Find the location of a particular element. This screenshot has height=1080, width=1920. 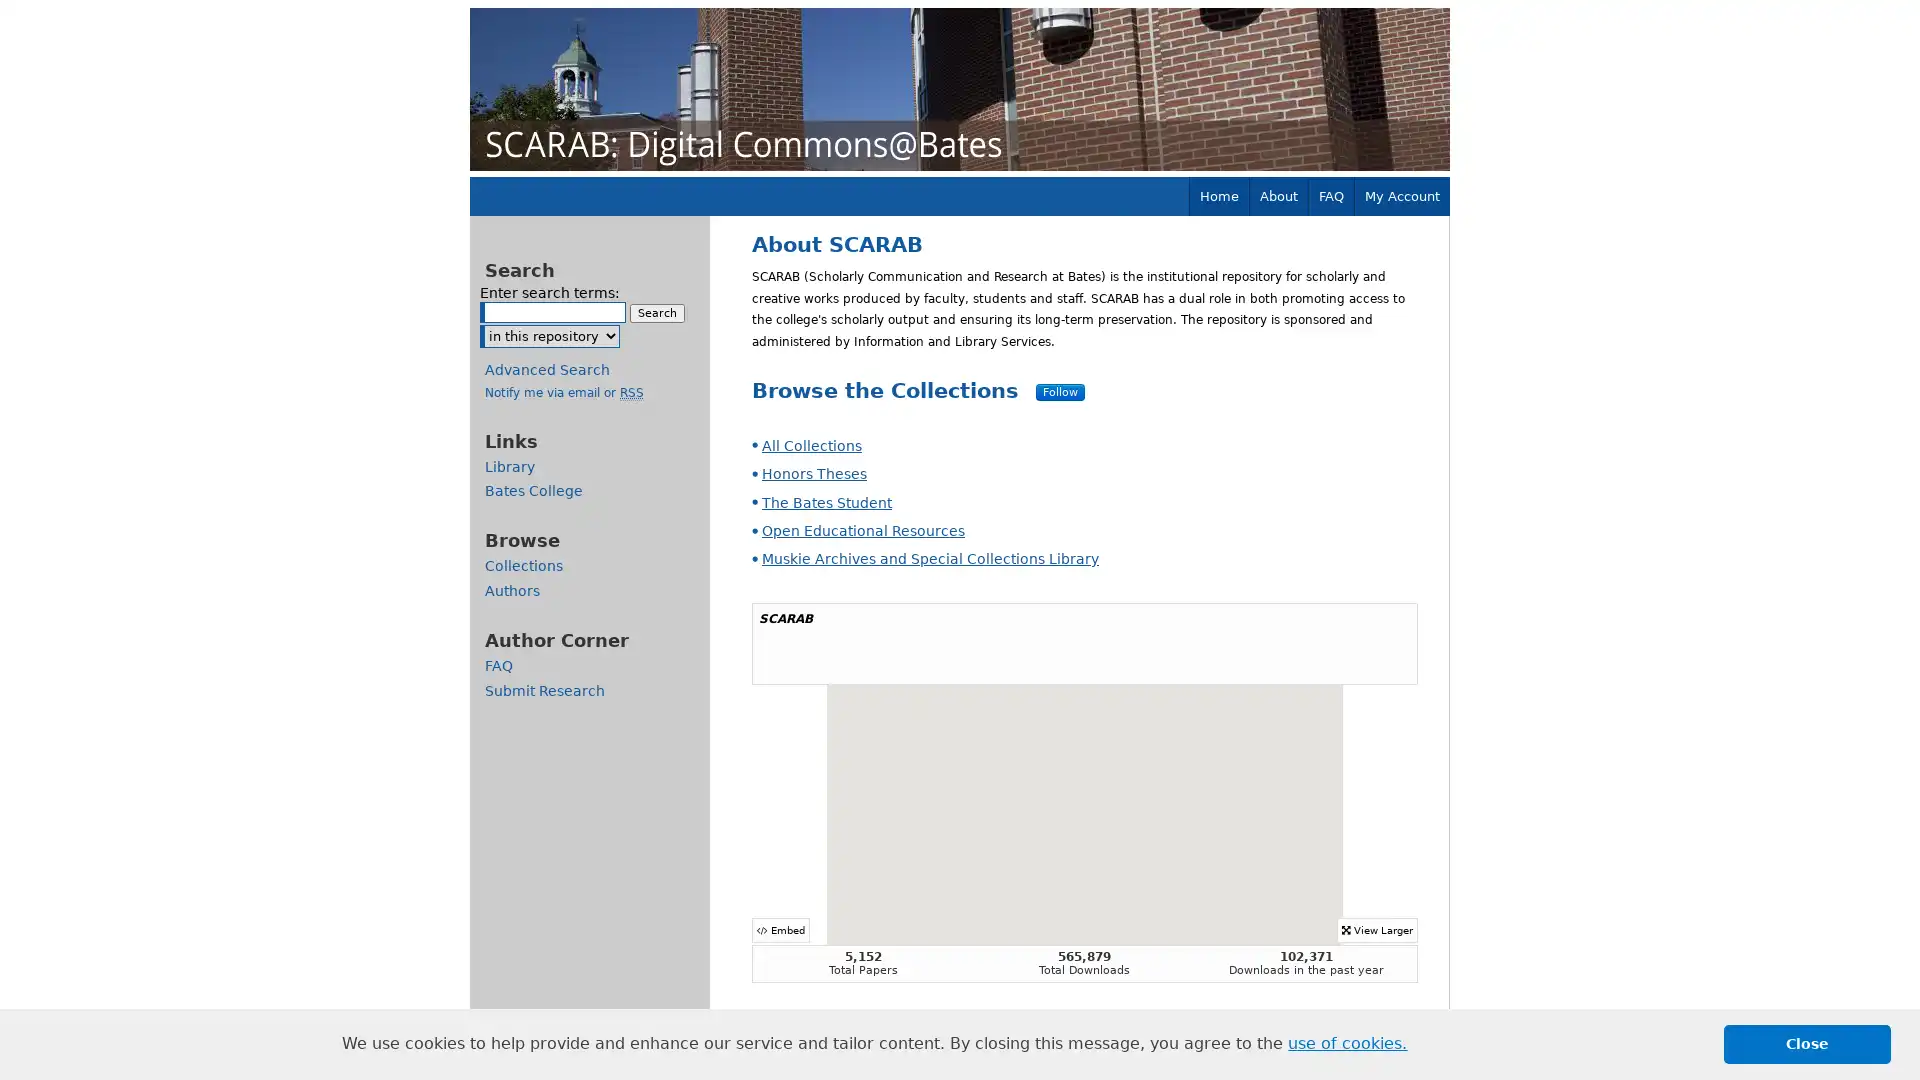

learn more about cookies is located at coordinates (1347, 1043).